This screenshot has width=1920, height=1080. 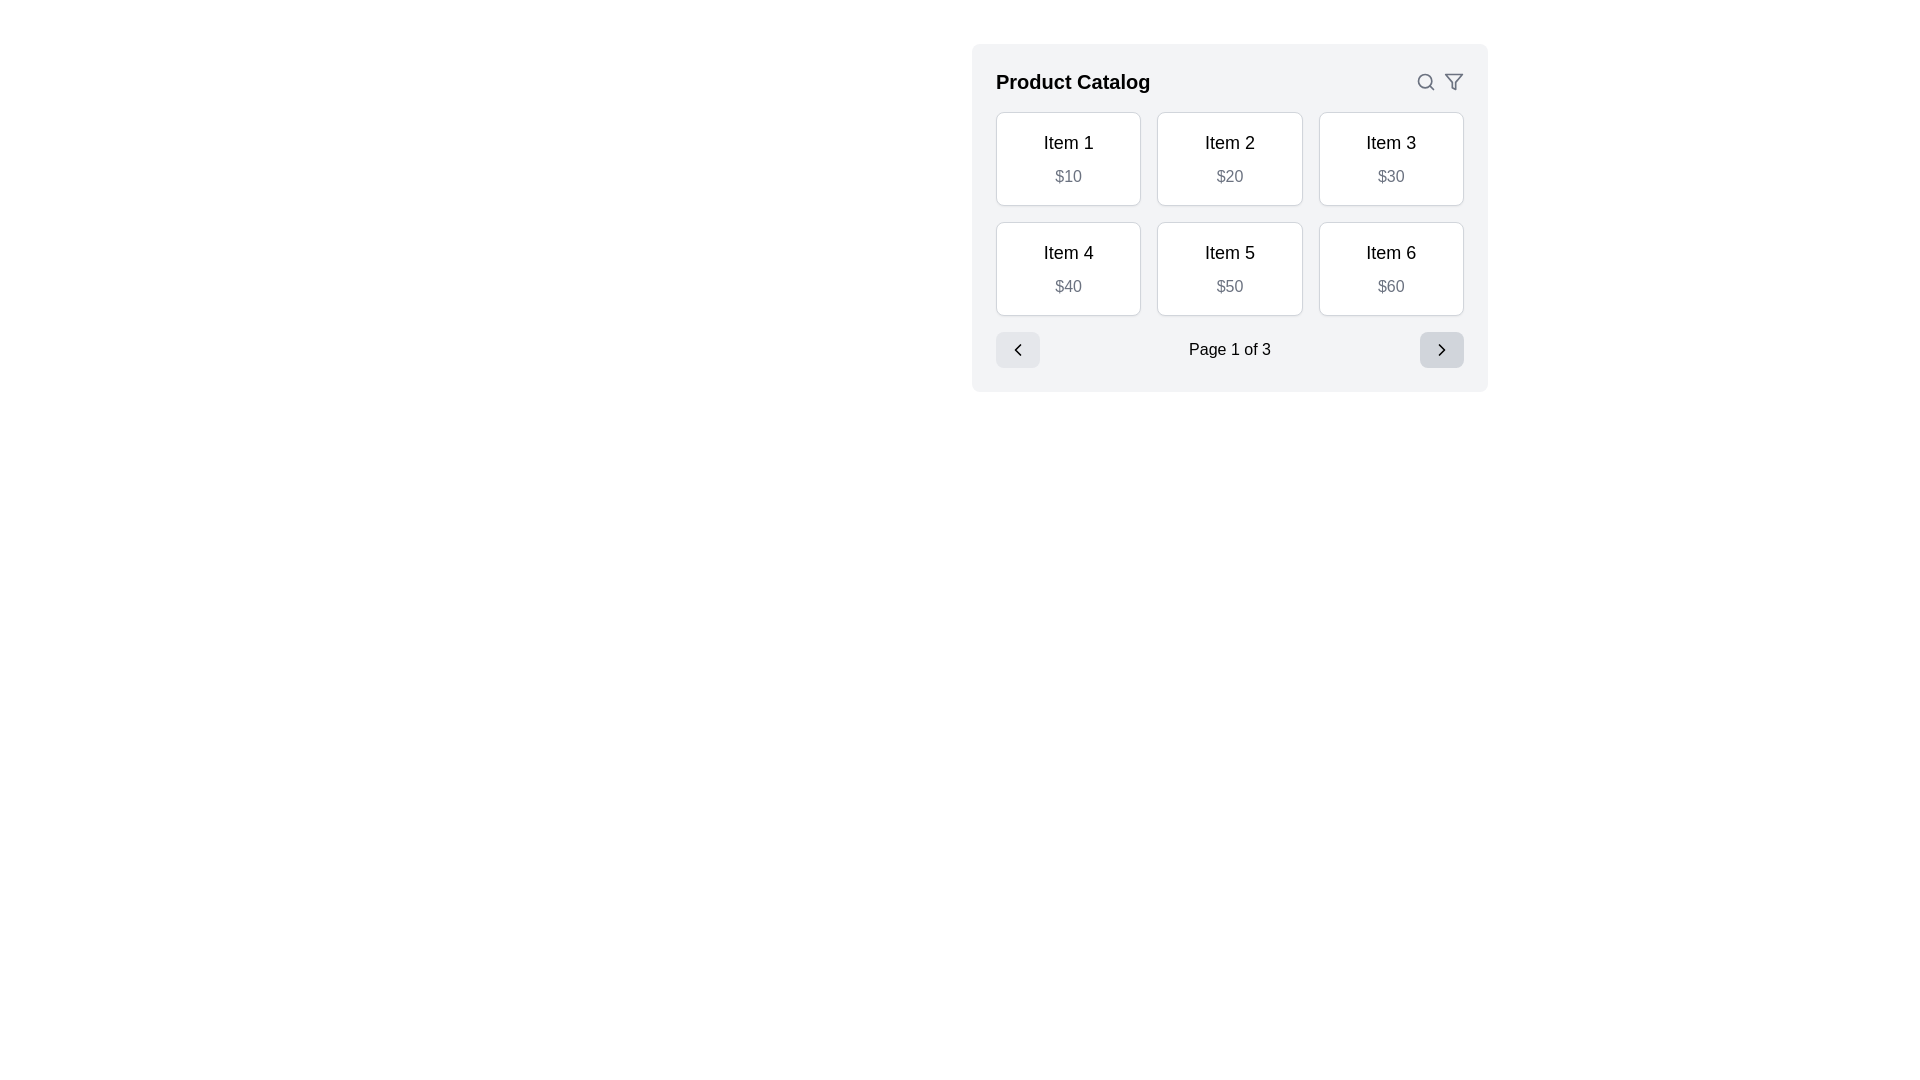 What do you see at coordinates (1228, 286) in the screenshot?
I see `the text label displaying the numeric value '$50', which is styled in gray and positioned below the heading 'Item 5' in the product grid interface` at bounding box center [1228, 286].